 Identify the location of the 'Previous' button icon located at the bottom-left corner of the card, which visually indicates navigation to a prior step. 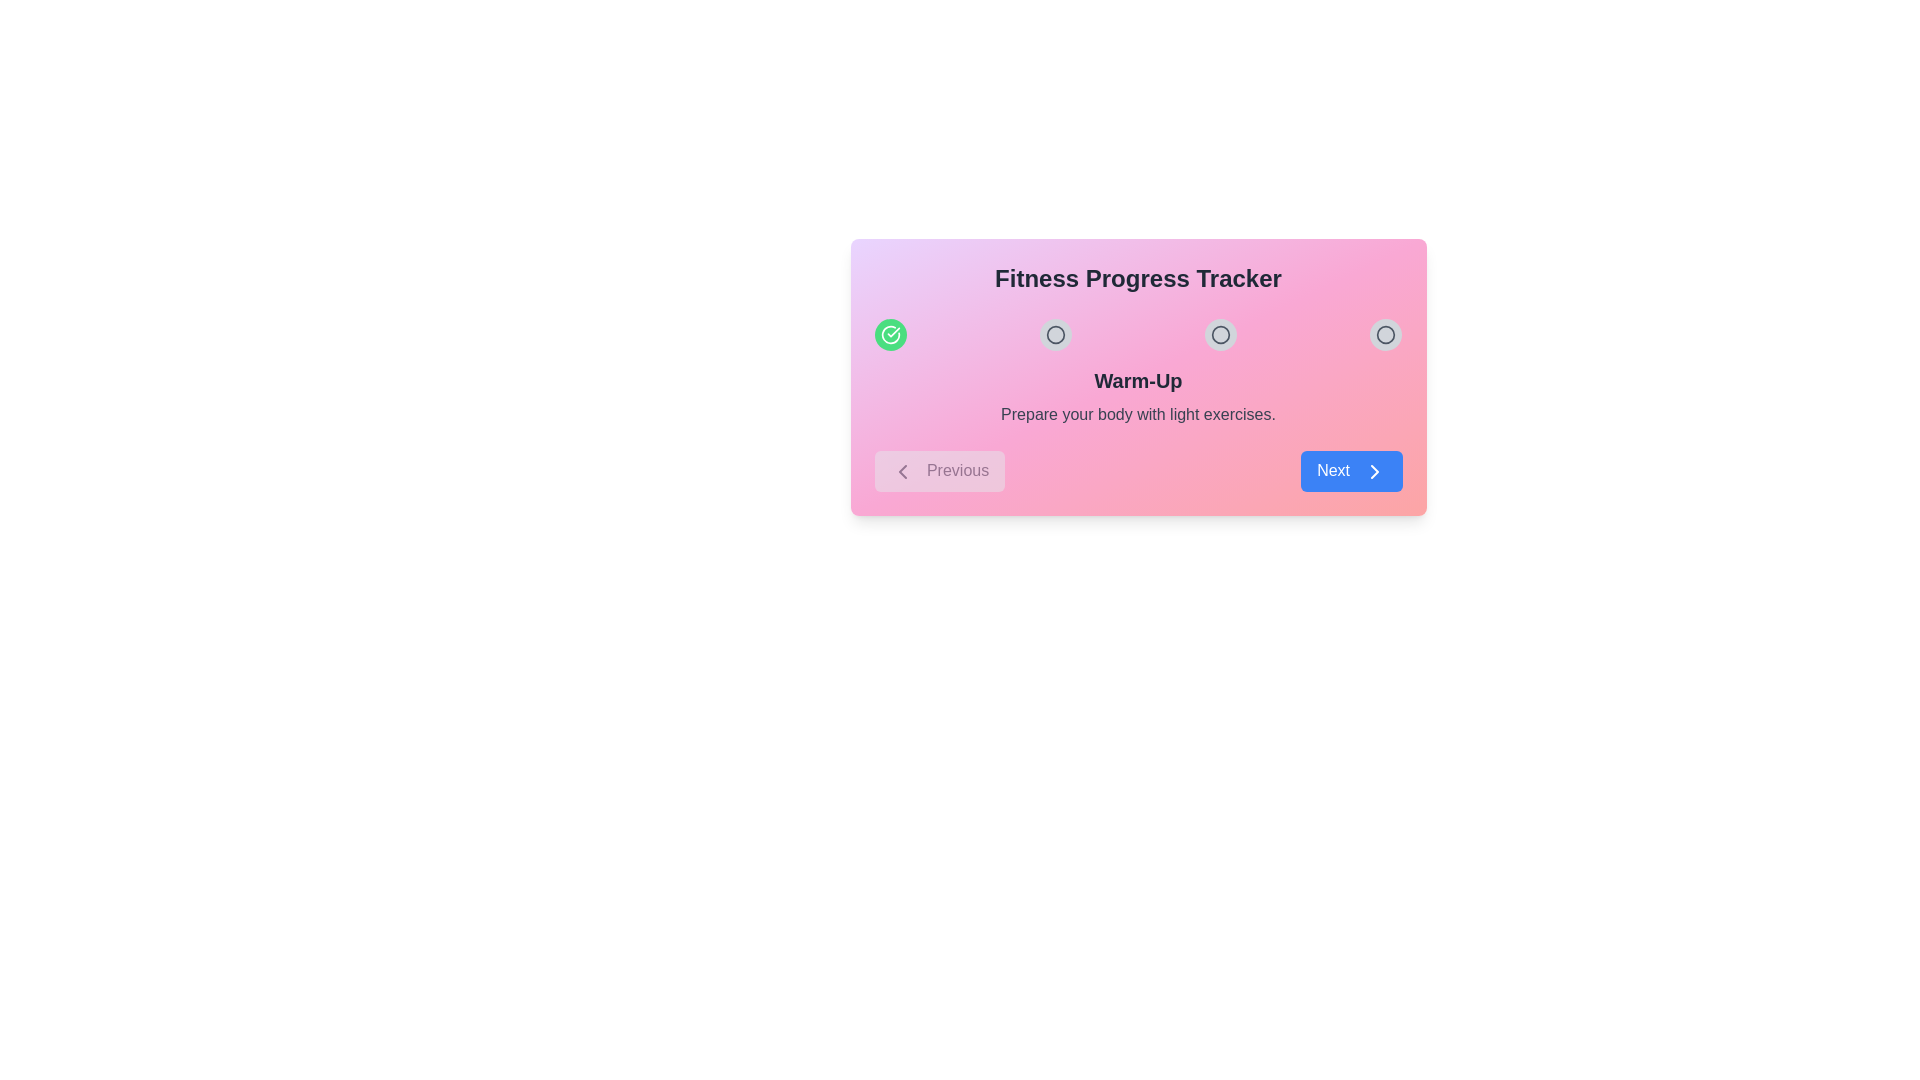
(901, 471).